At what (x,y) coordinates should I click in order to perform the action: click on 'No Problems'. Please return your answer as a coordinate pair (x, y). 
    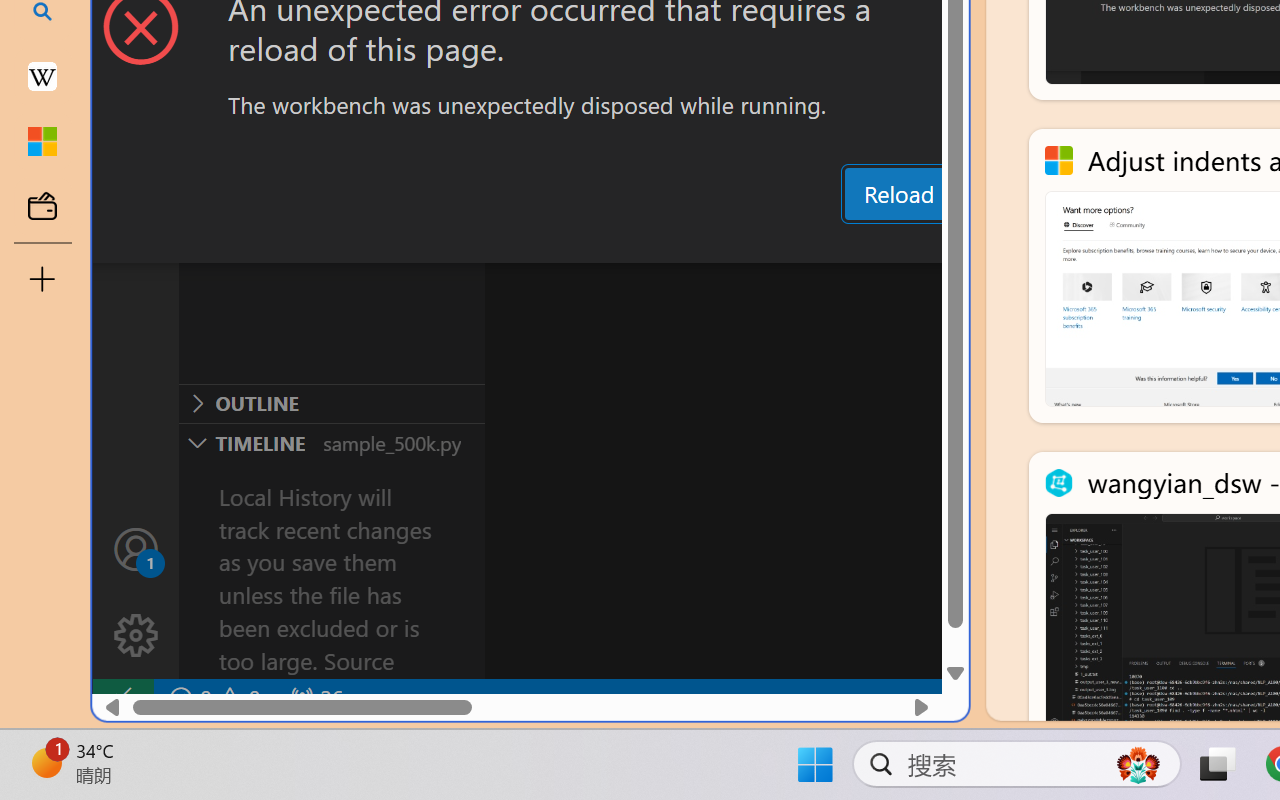
    Looking at the image, I should click on (213, 698).